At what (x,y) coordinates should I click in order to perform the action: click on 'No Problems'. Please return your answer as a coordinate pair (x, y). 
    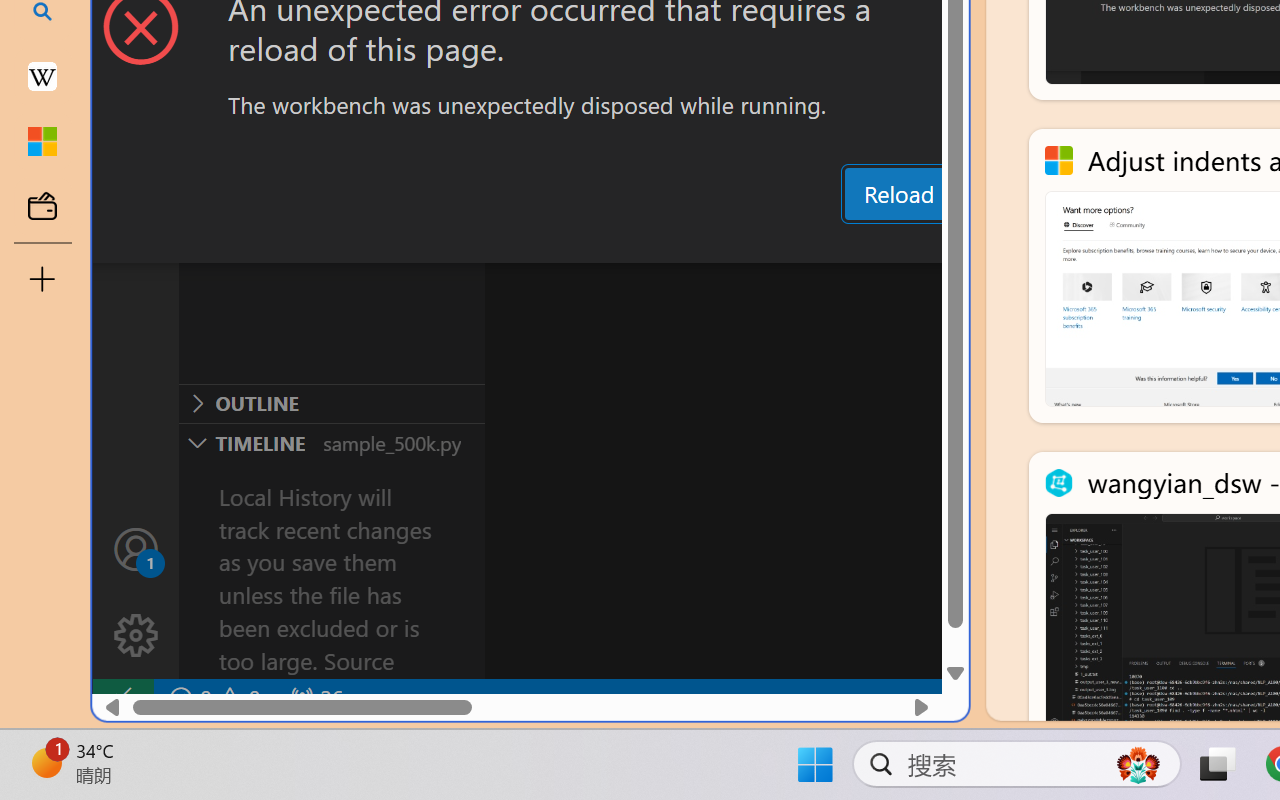
    Looking at the image, I should click on (213, 698).